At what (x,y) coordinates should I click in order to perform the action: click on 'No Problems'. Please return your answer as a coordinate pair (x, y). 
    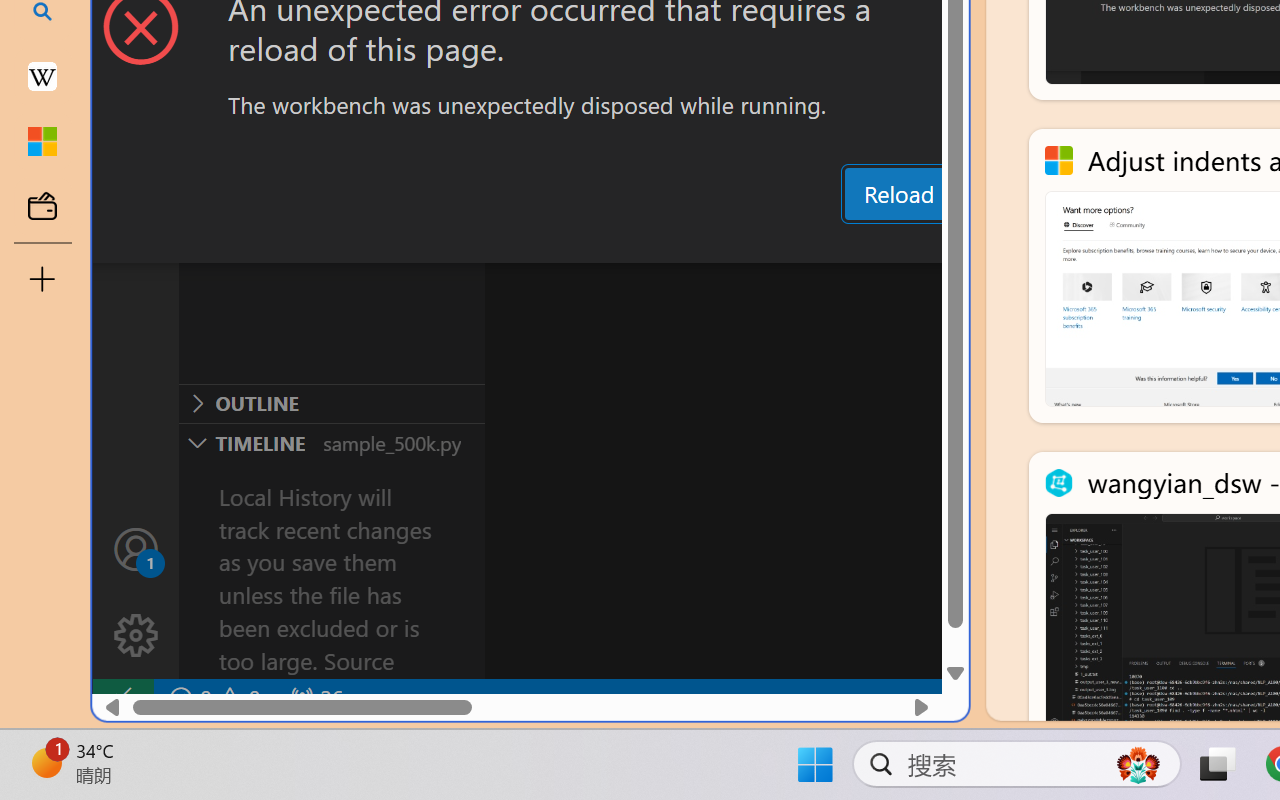
    Looking at the image, I should click on (213, 698).